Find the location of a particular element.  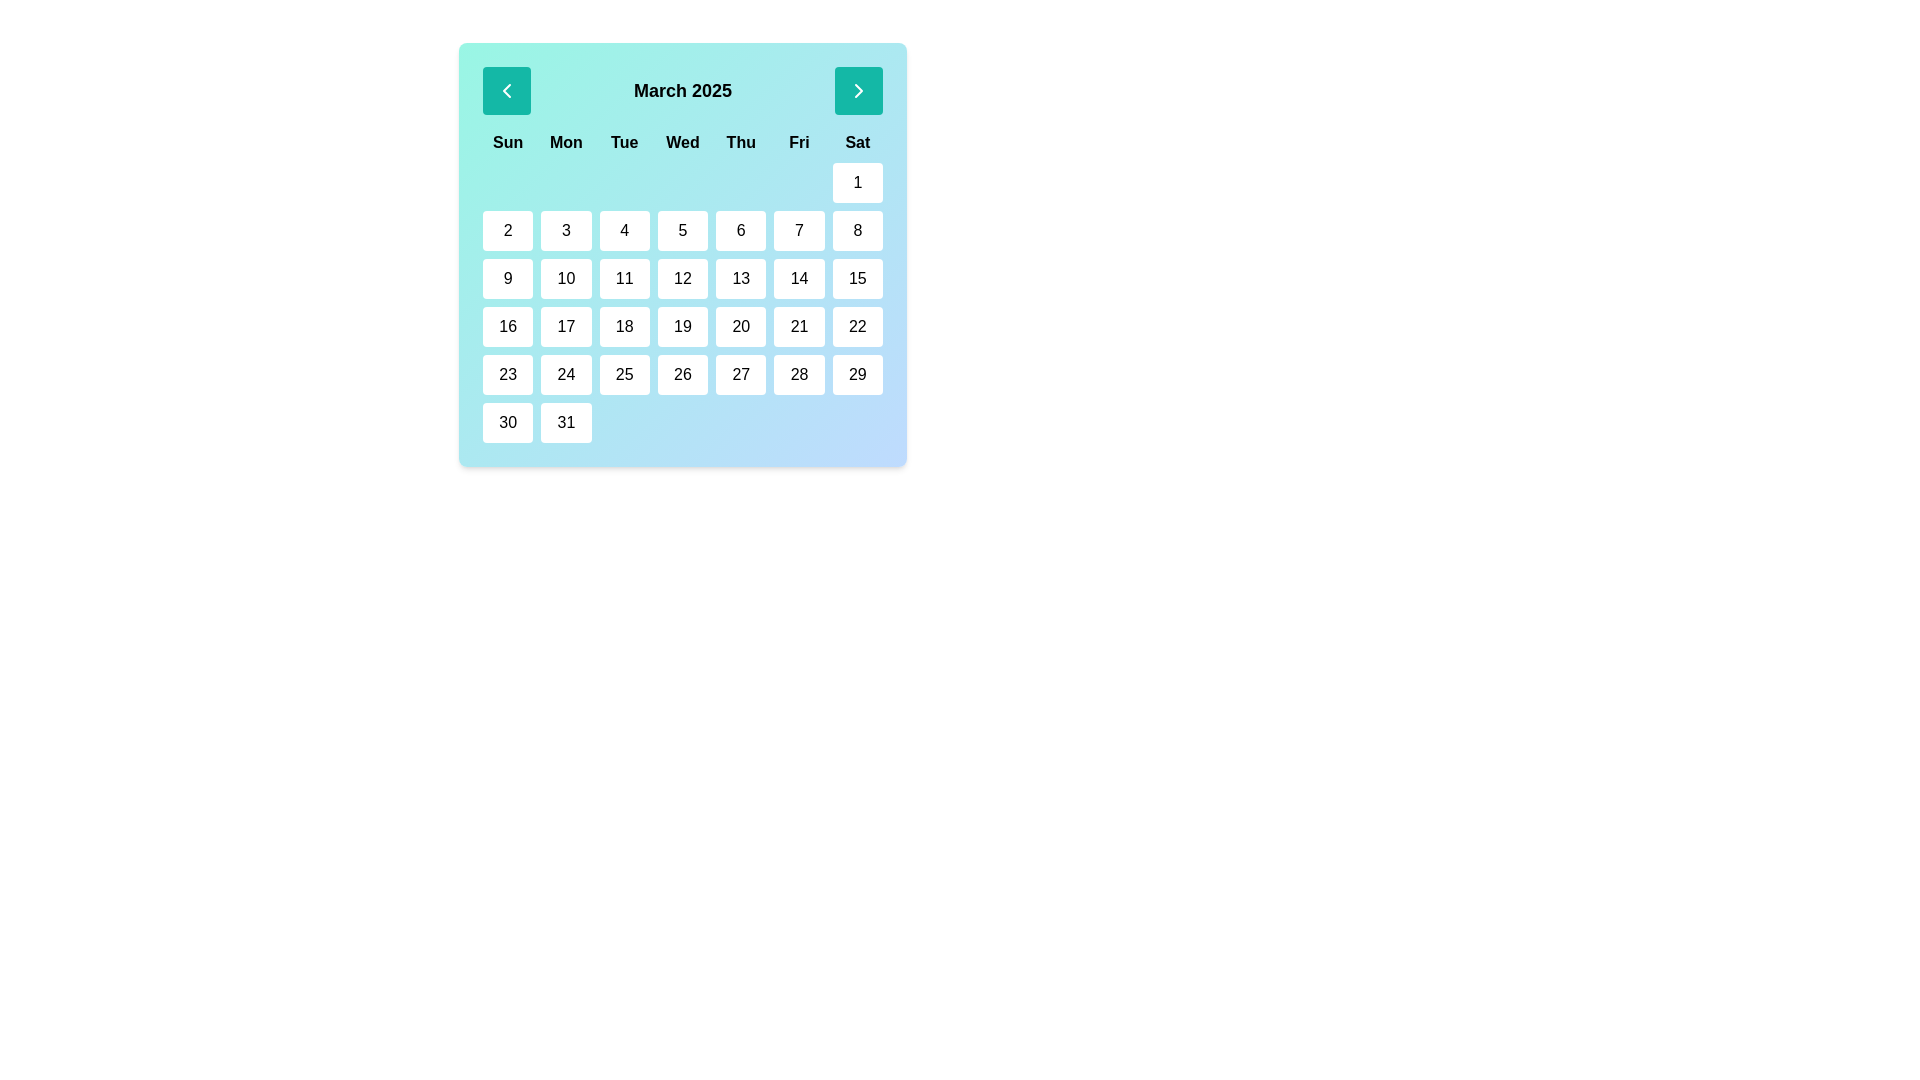

the rounded rectangular button displaying the digit '2' in bold black font is located at coordinates (508, 230).